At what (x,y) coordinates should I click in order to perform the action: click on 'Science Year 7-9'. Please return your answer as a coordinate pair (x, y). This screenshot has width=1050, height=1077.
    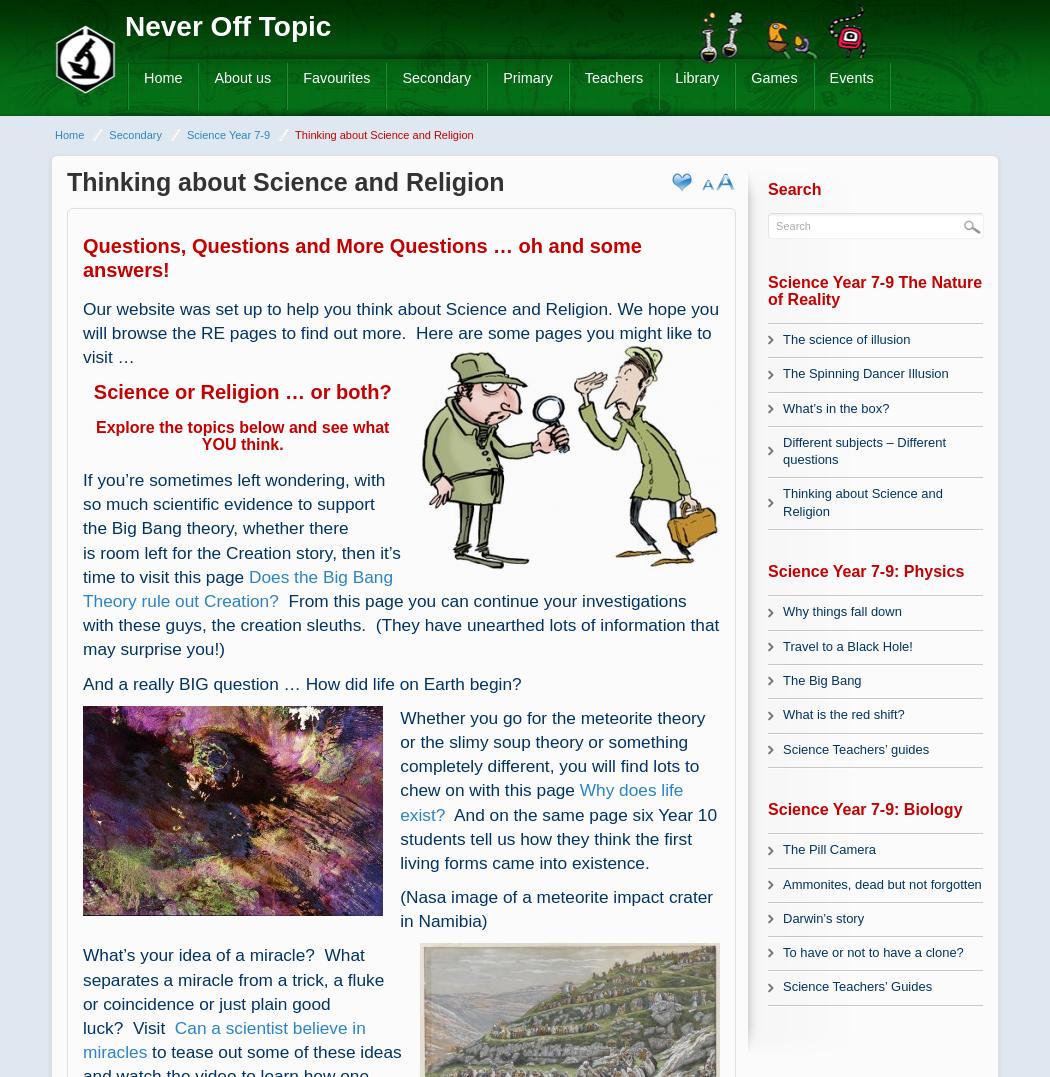
    Looking at the image, I should click on (227, 134).